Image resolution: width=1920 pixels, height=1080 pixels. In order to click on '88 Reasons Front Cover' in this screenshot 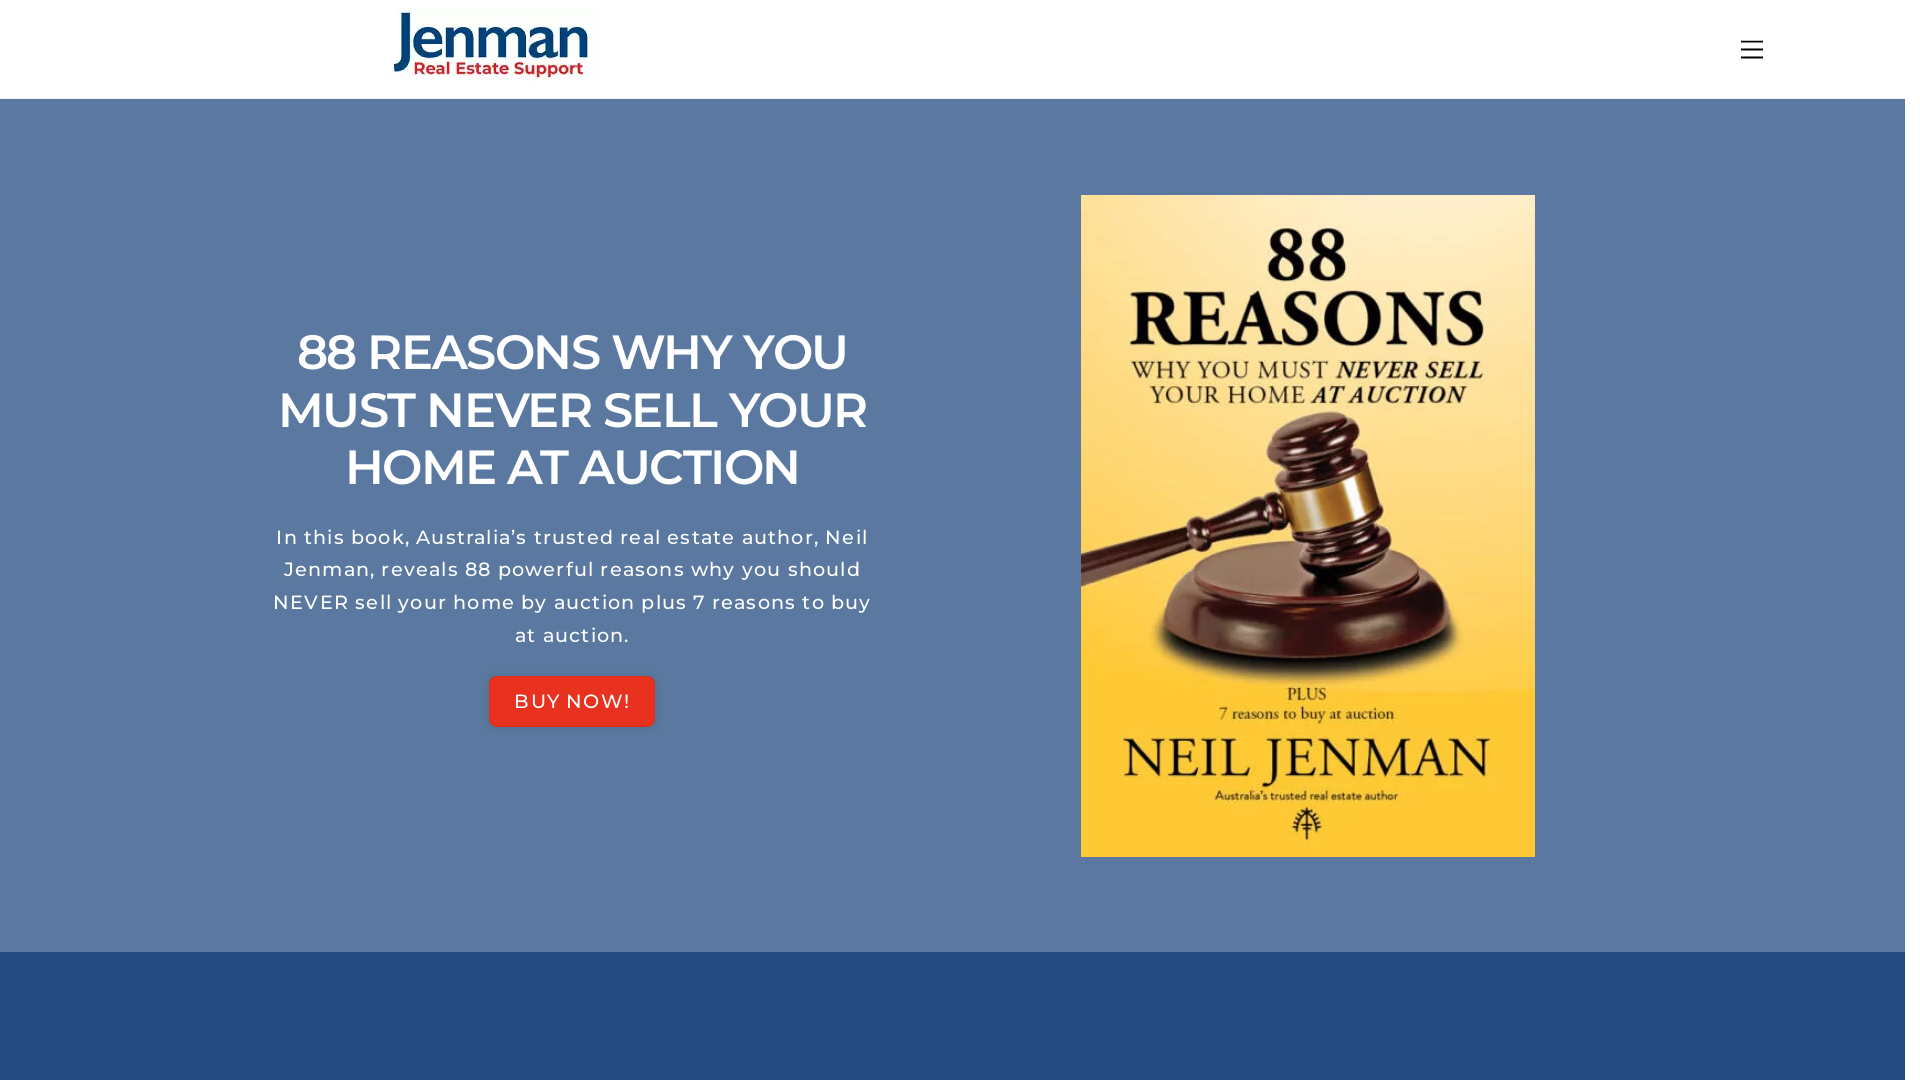, I will do `click(1307, 524)`.